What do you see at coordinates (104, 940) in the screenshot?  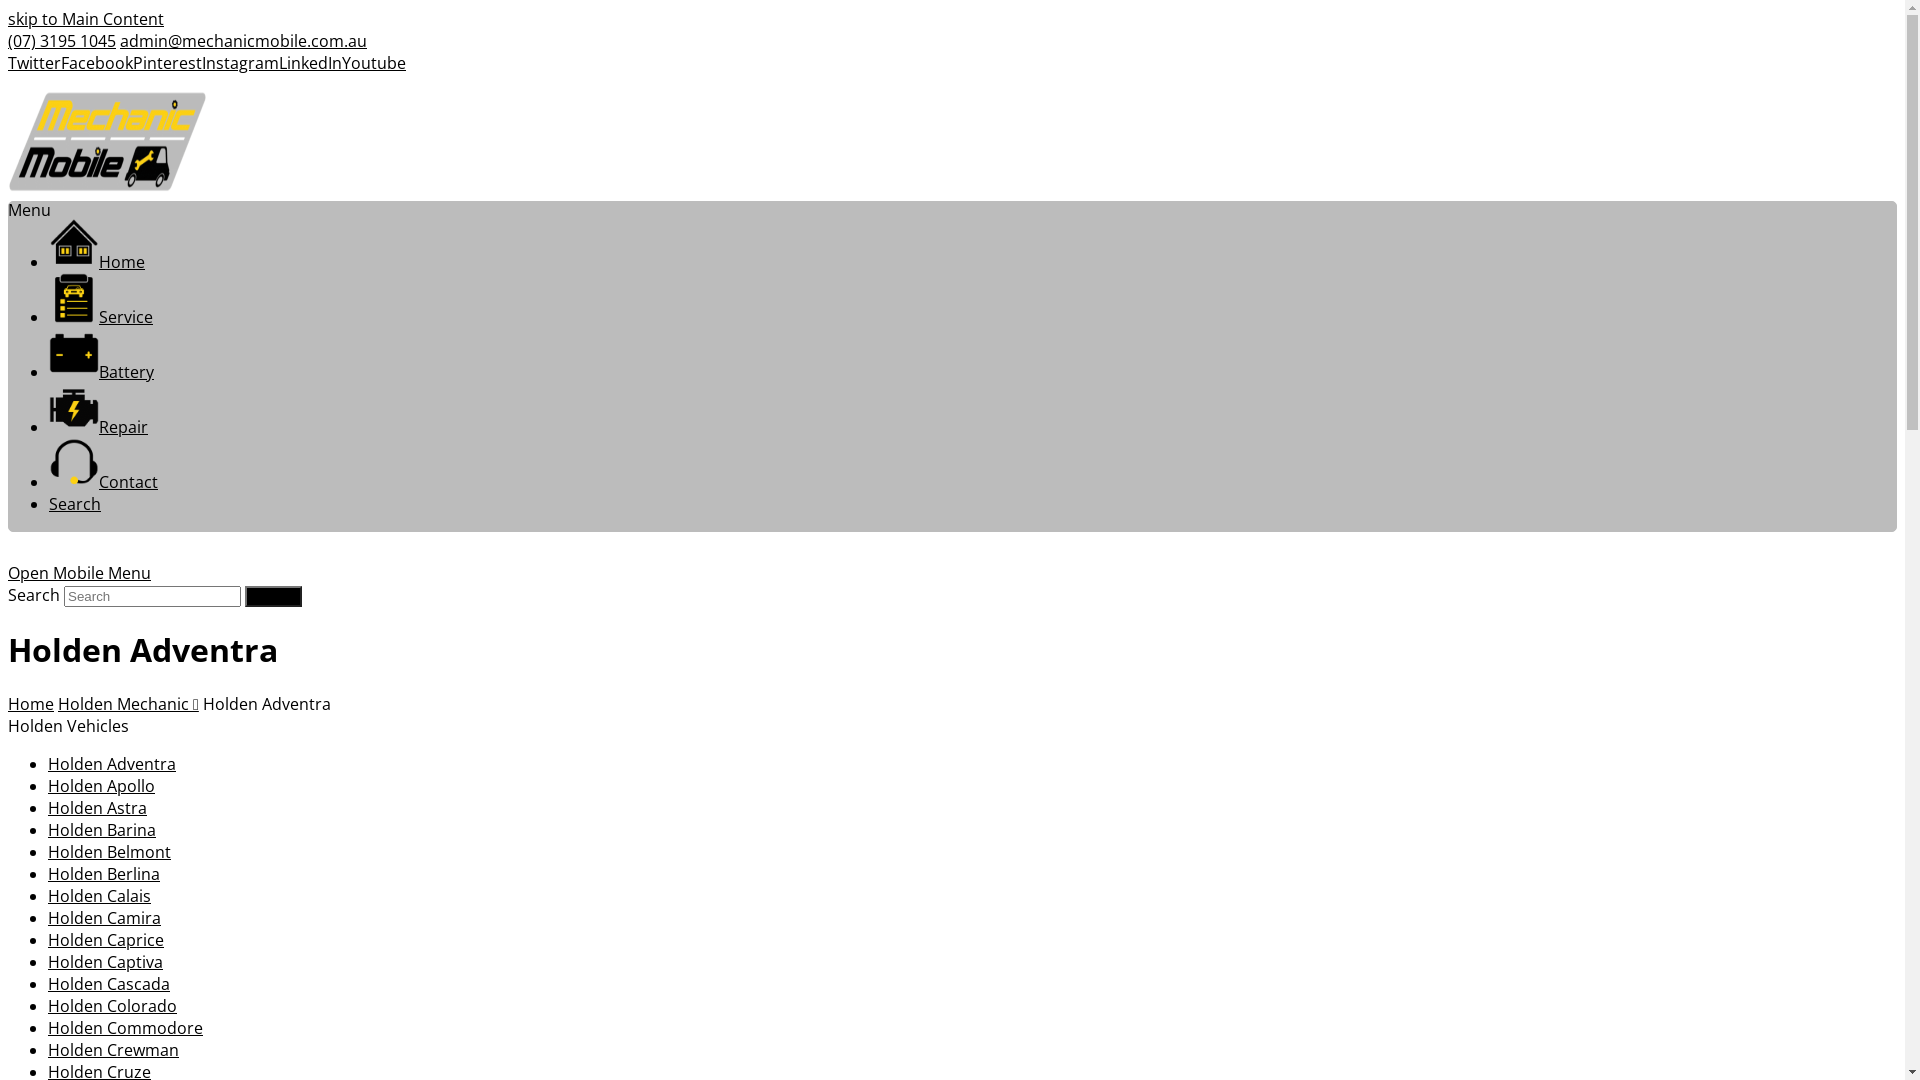 I see `'Holden Caprice'` at bounding box center [104, 940].